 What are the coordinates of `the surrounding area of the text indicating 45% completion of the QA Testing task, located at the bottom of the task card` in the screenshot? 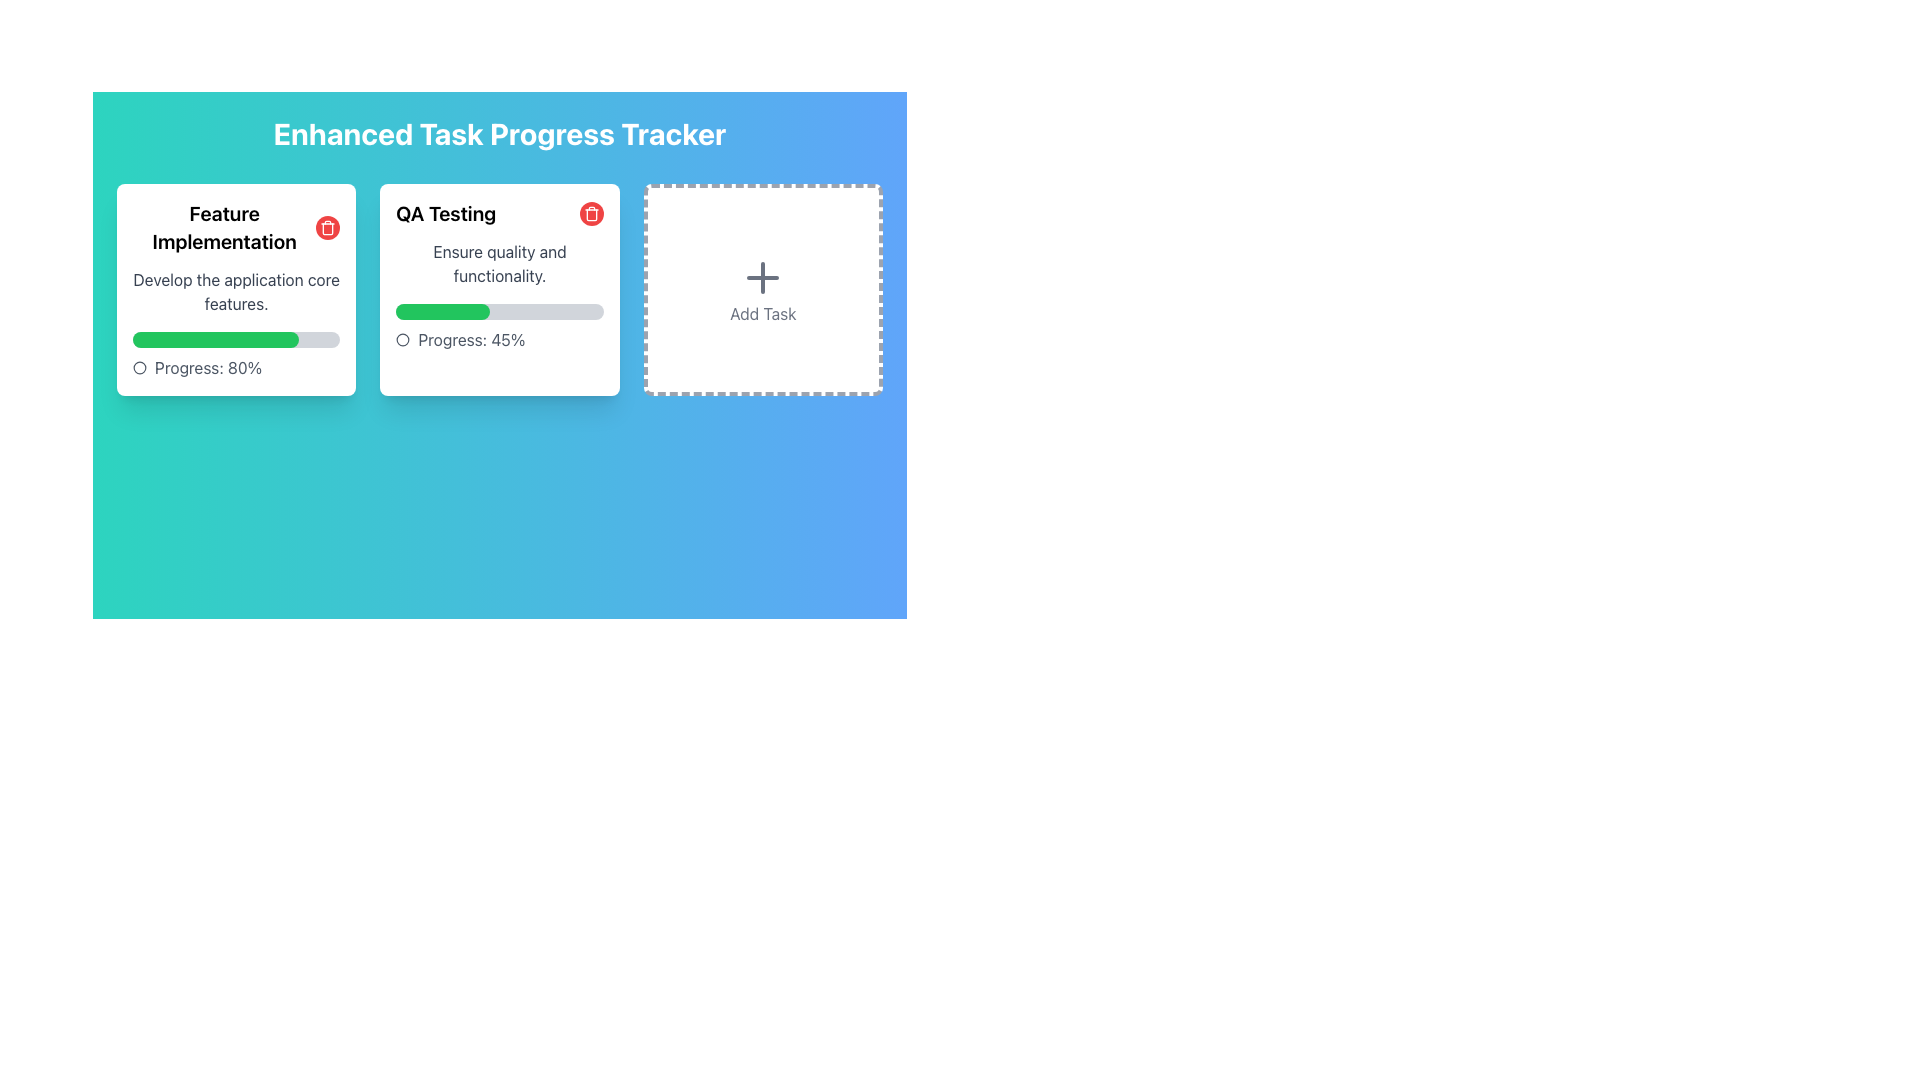 It's located at (499, 338).